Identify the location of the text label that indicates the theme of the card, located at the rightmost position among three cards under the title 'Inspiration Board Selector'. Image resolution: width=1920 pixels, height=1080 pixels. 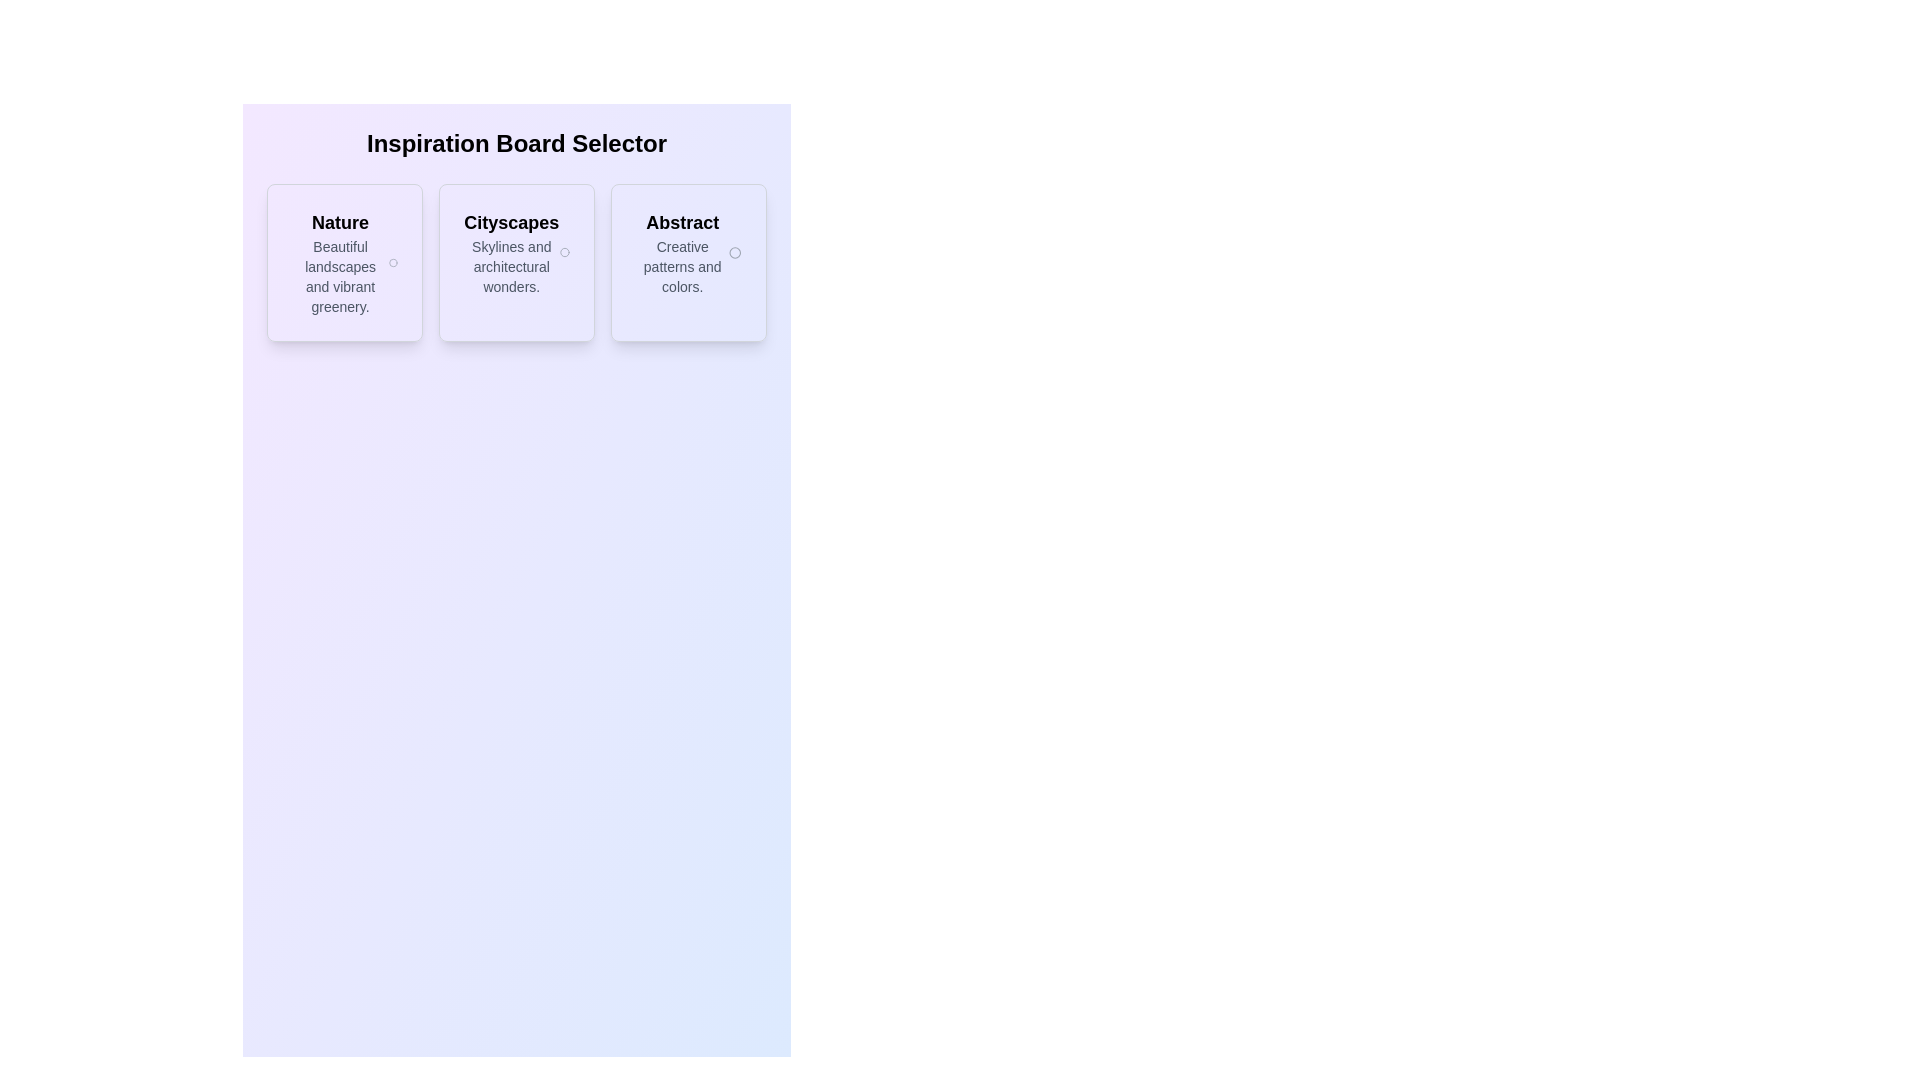
(682, 223).